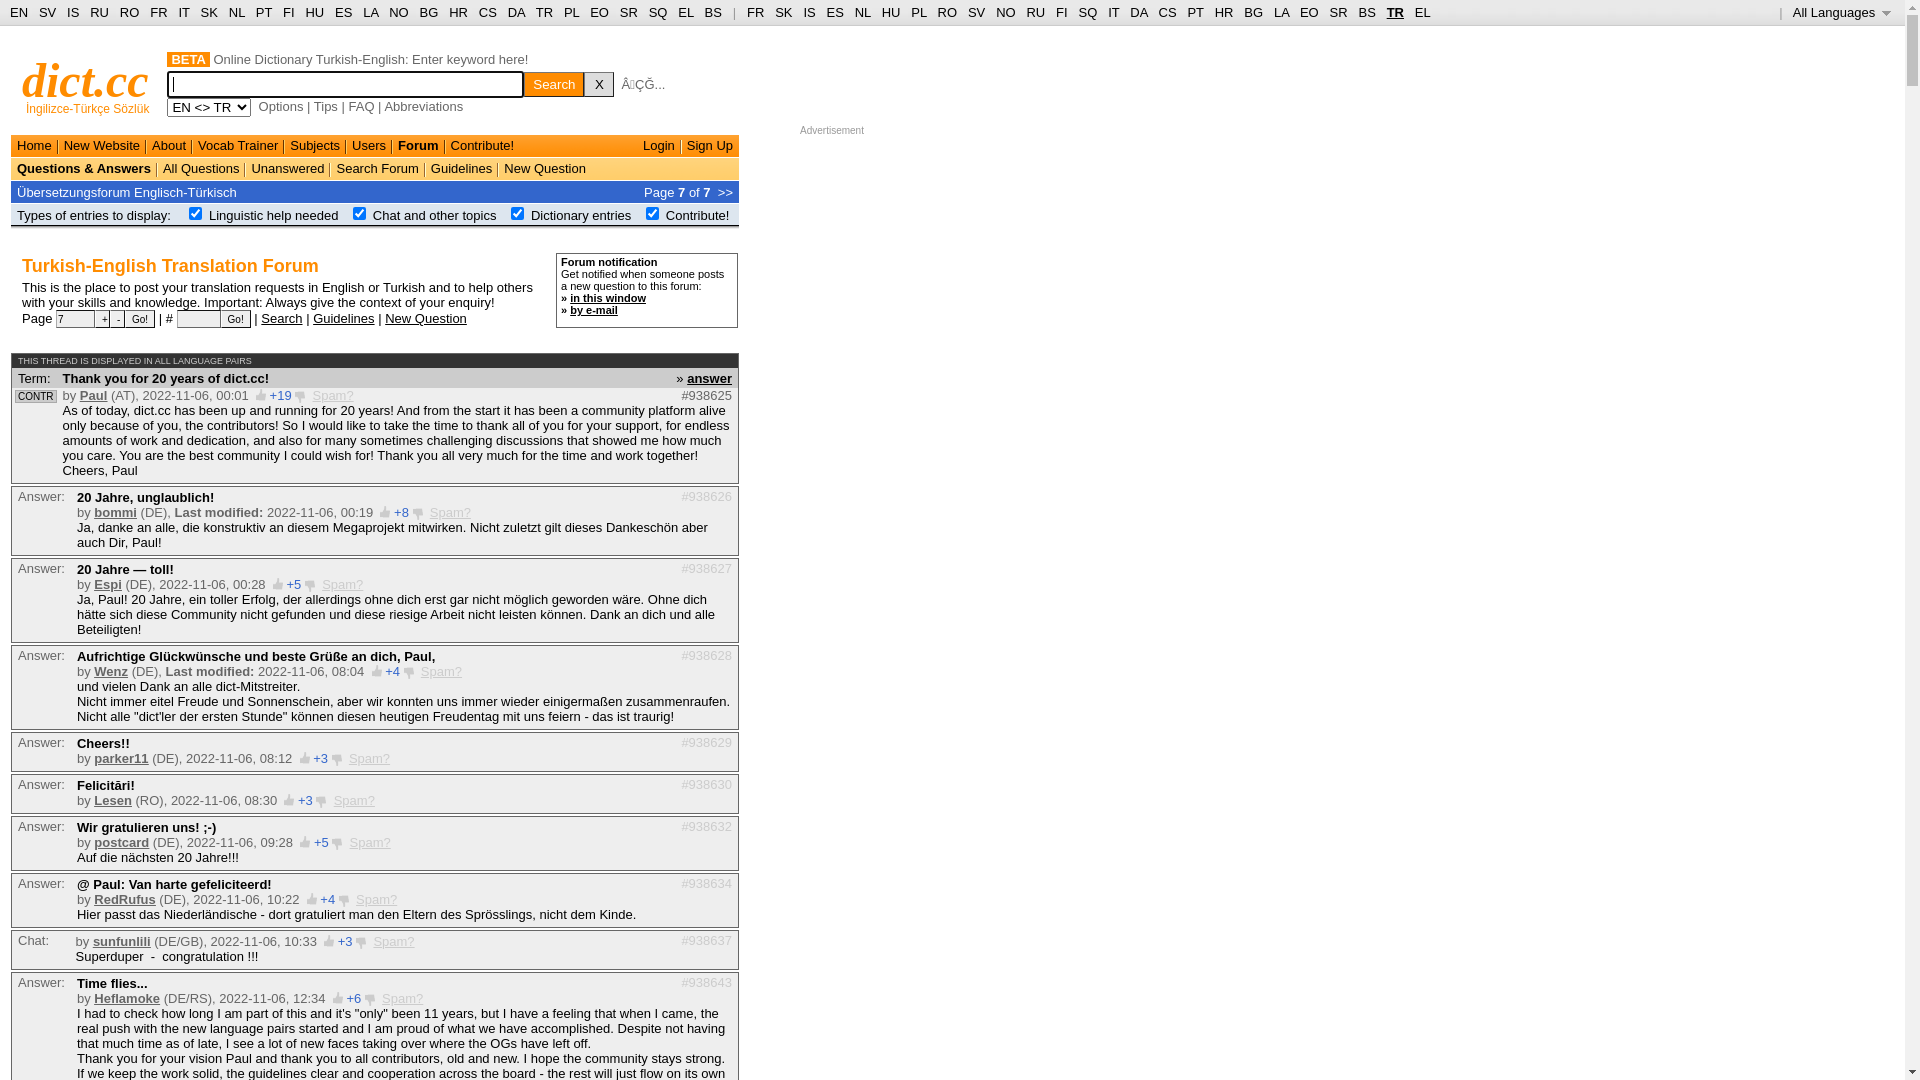 This screenshot has height=1080, width=1920. I want to click on 'Abbreviations', so click(422, 106).